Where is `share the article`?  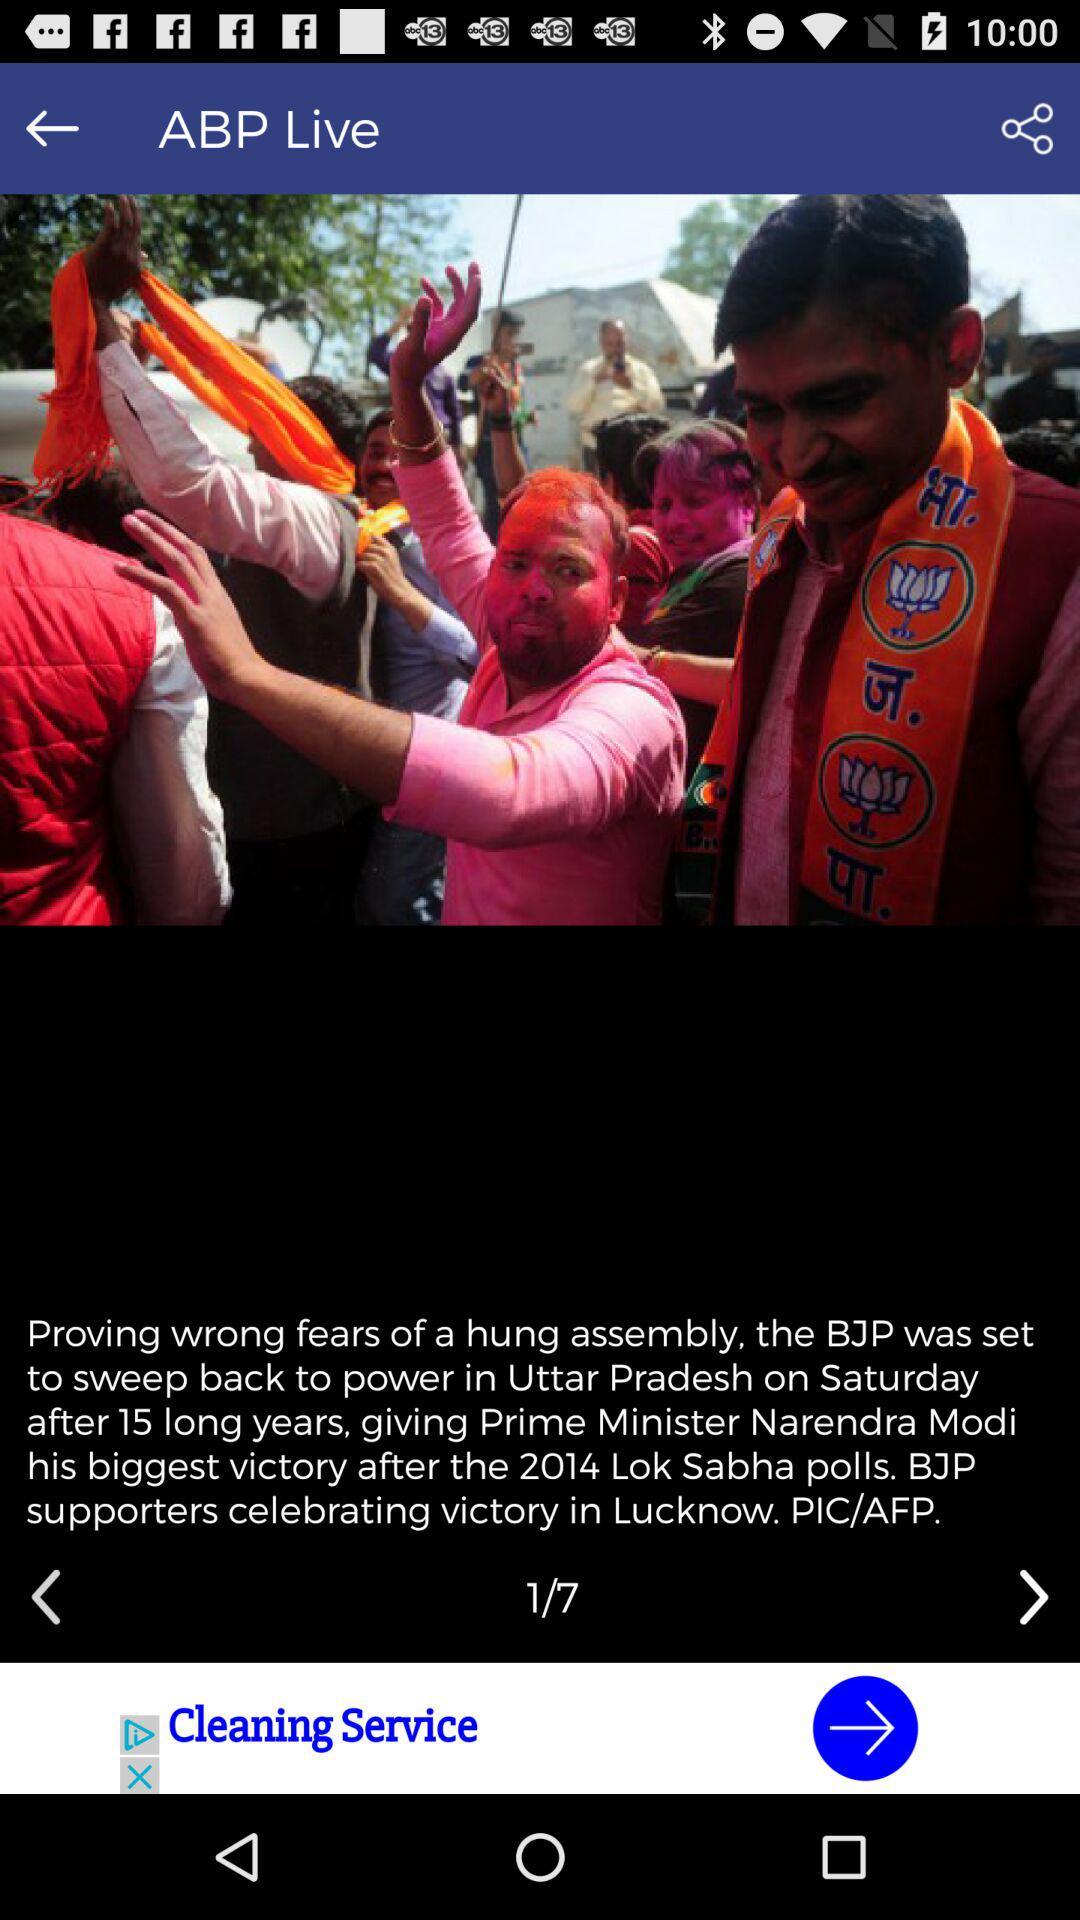 share the article is located at coordinates (1027, 127).